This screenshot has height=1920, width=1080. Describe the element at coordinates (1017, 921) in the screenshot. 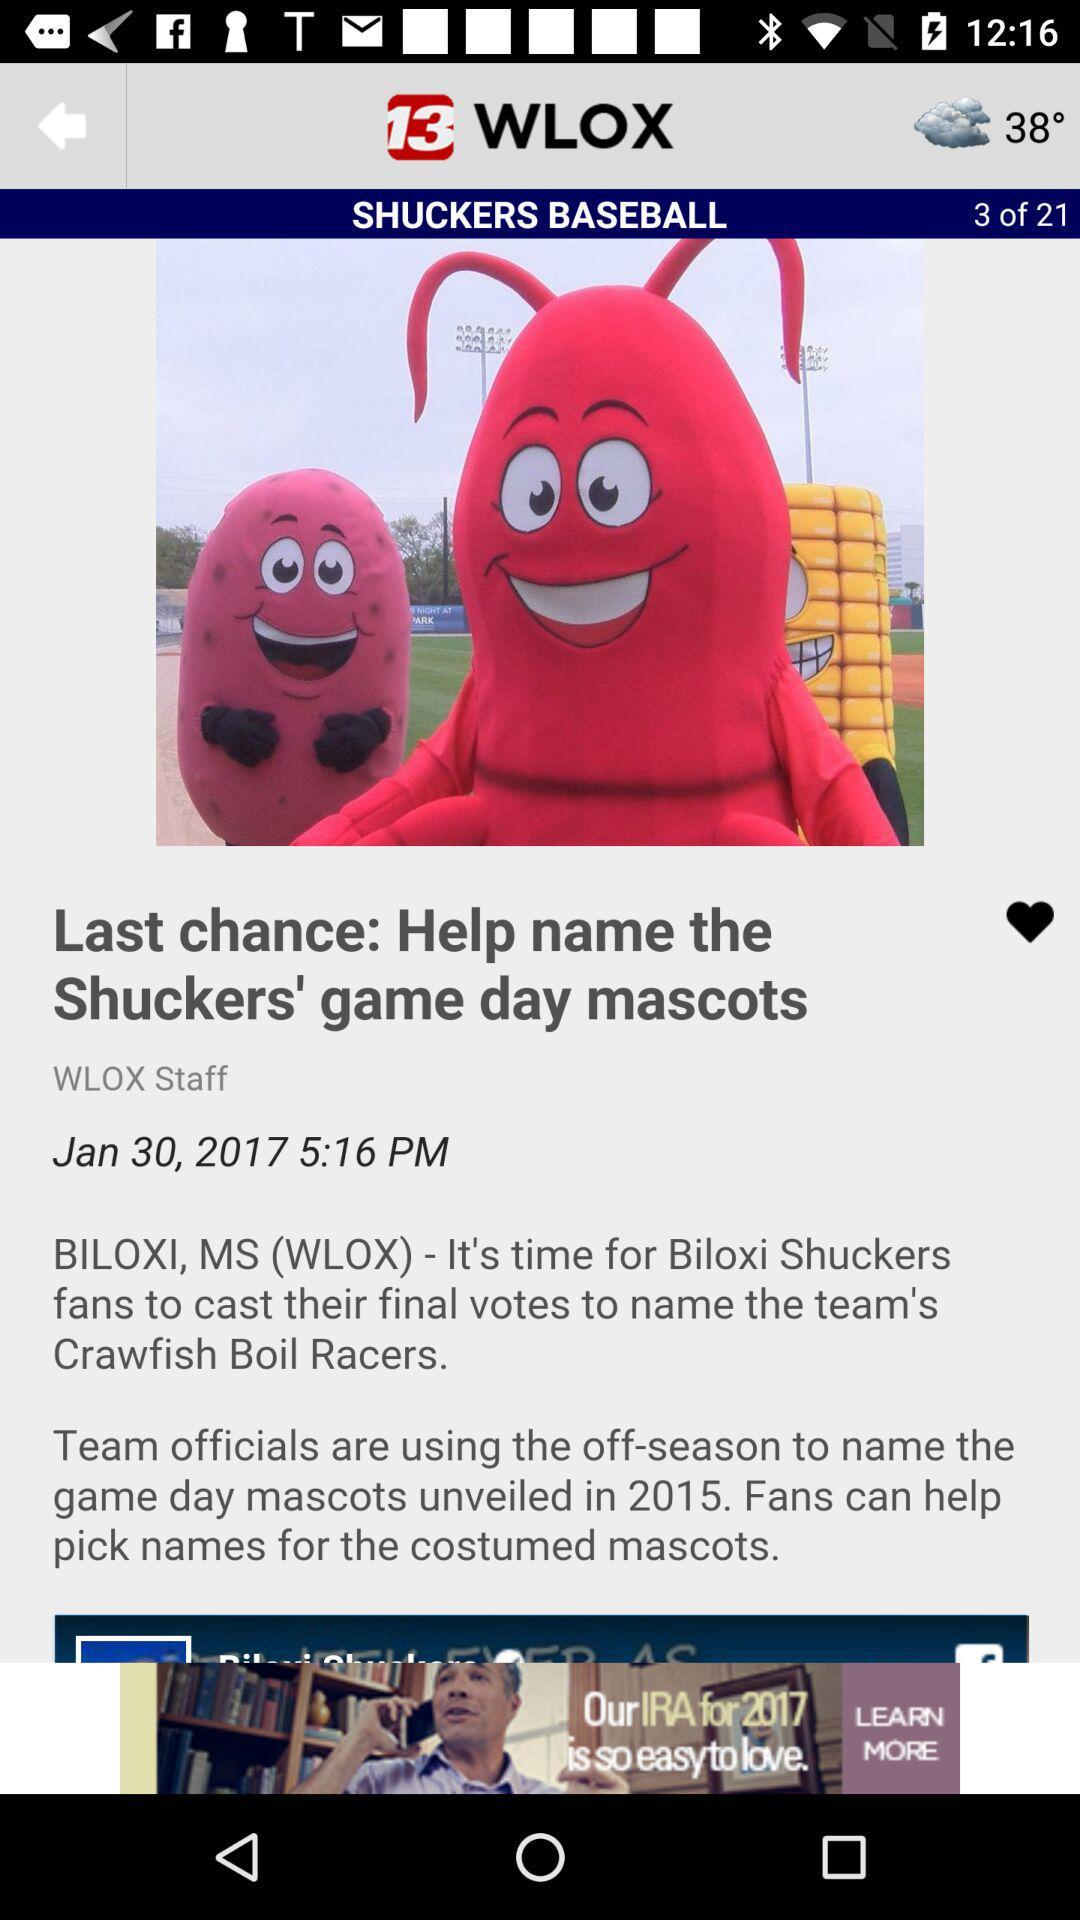

I see `like` at that location.